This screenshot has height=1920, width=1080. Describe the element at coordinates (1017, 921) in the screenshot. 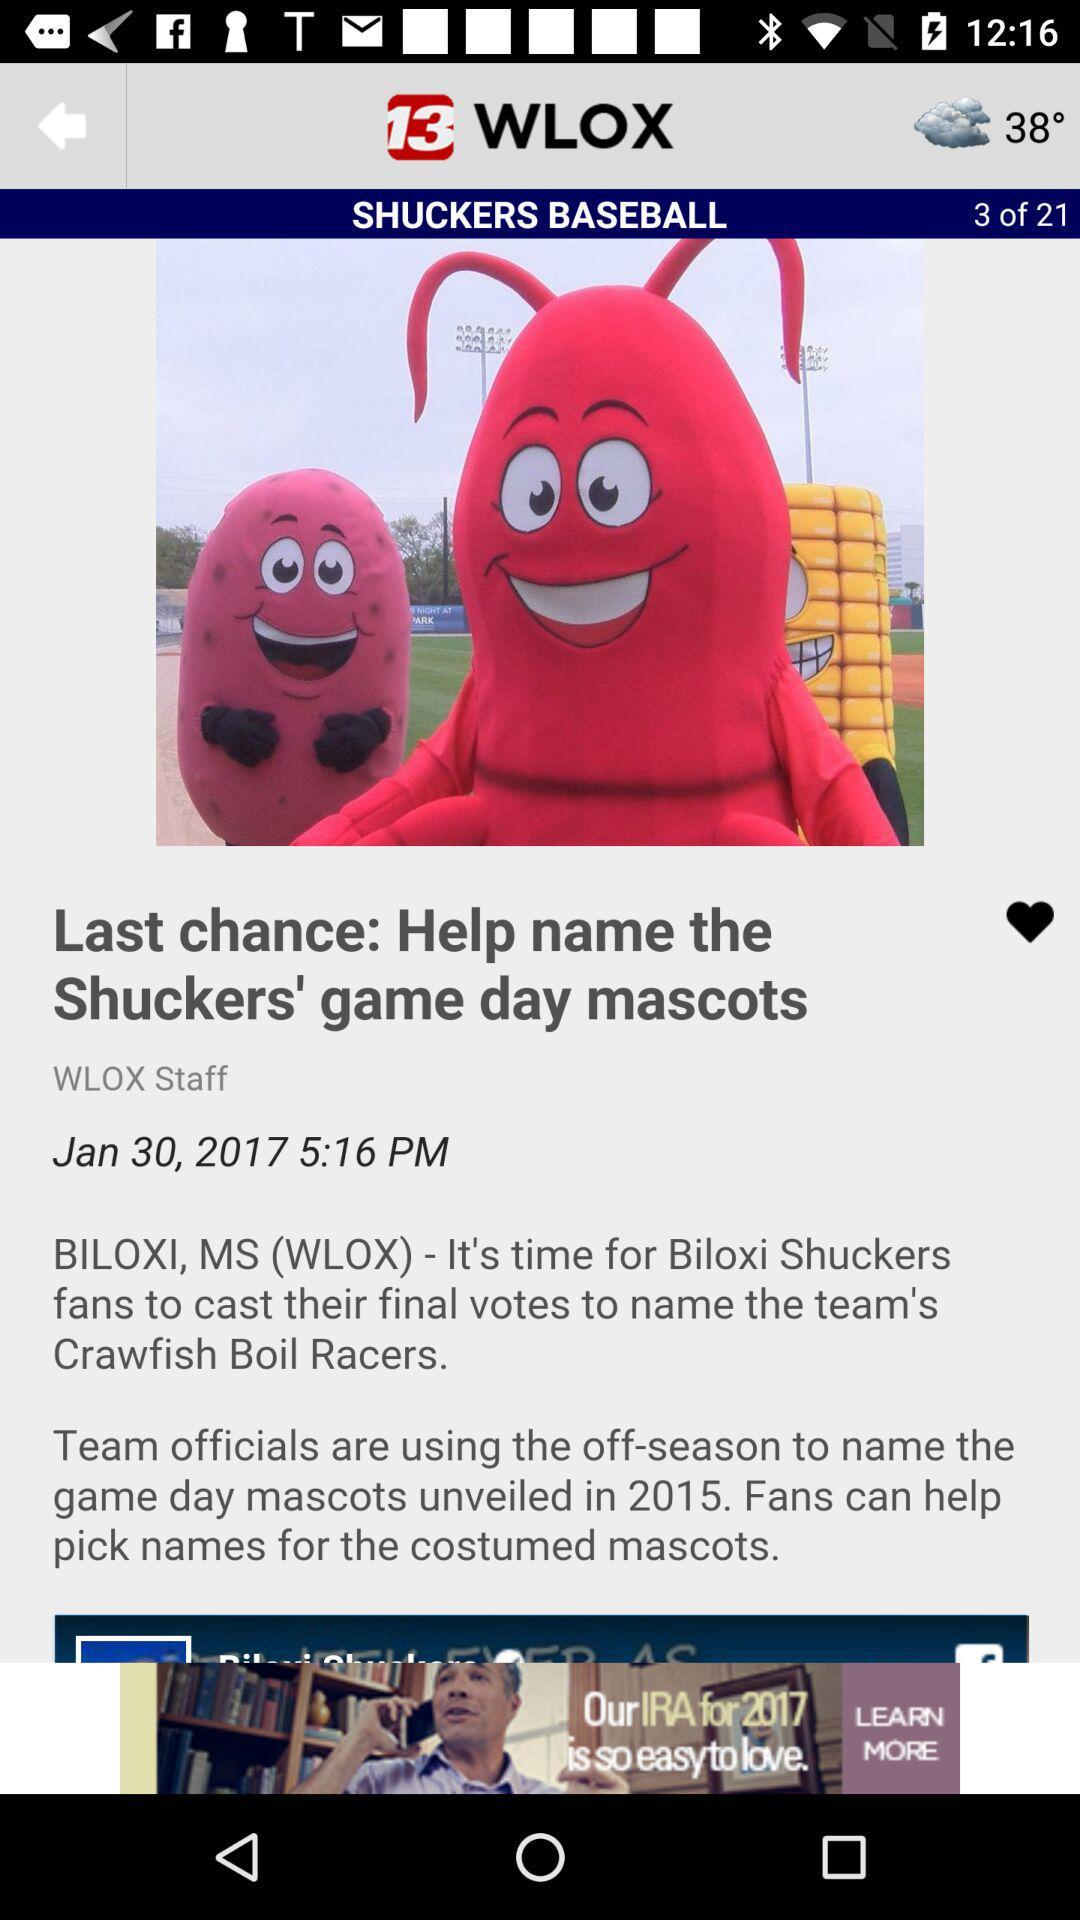

I see `like` at that location.